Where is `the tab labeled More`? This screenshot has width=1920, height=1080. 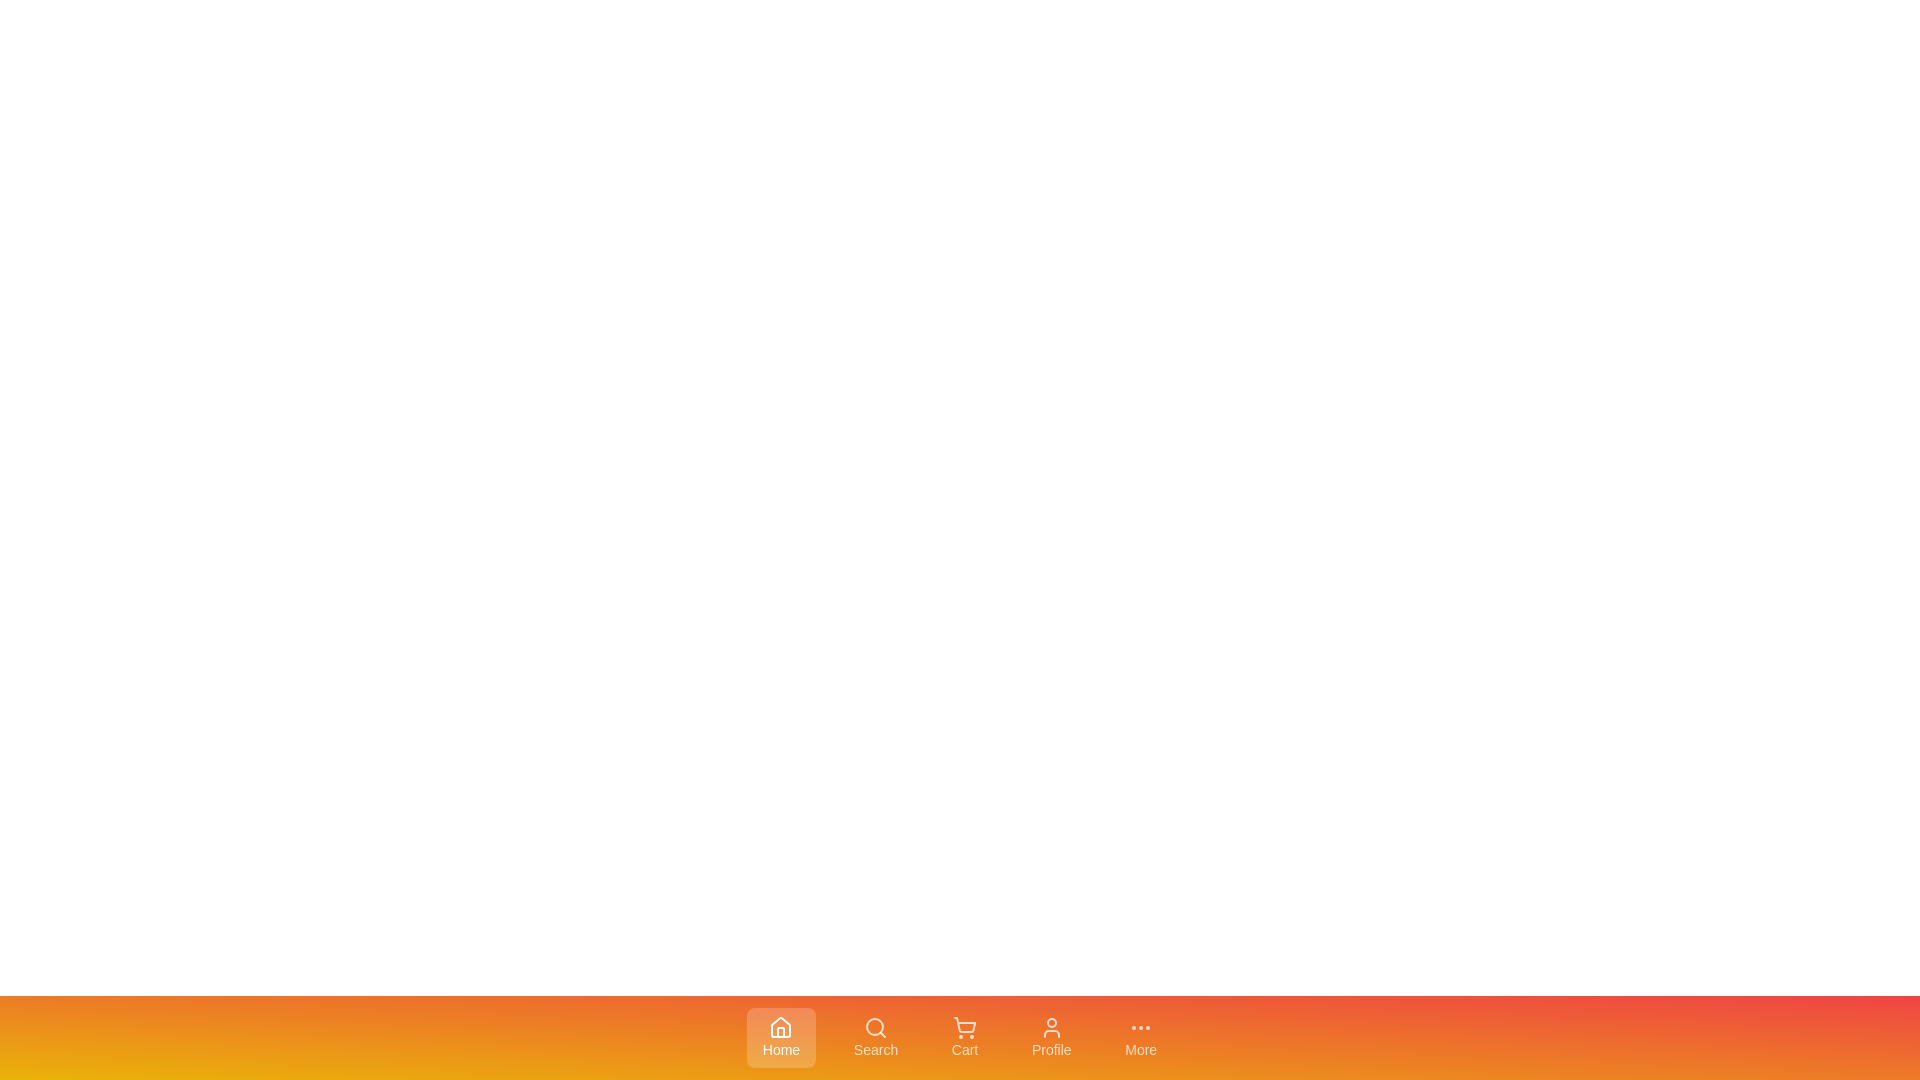 the tab labeled More is located at coordinates (1141, 1036).